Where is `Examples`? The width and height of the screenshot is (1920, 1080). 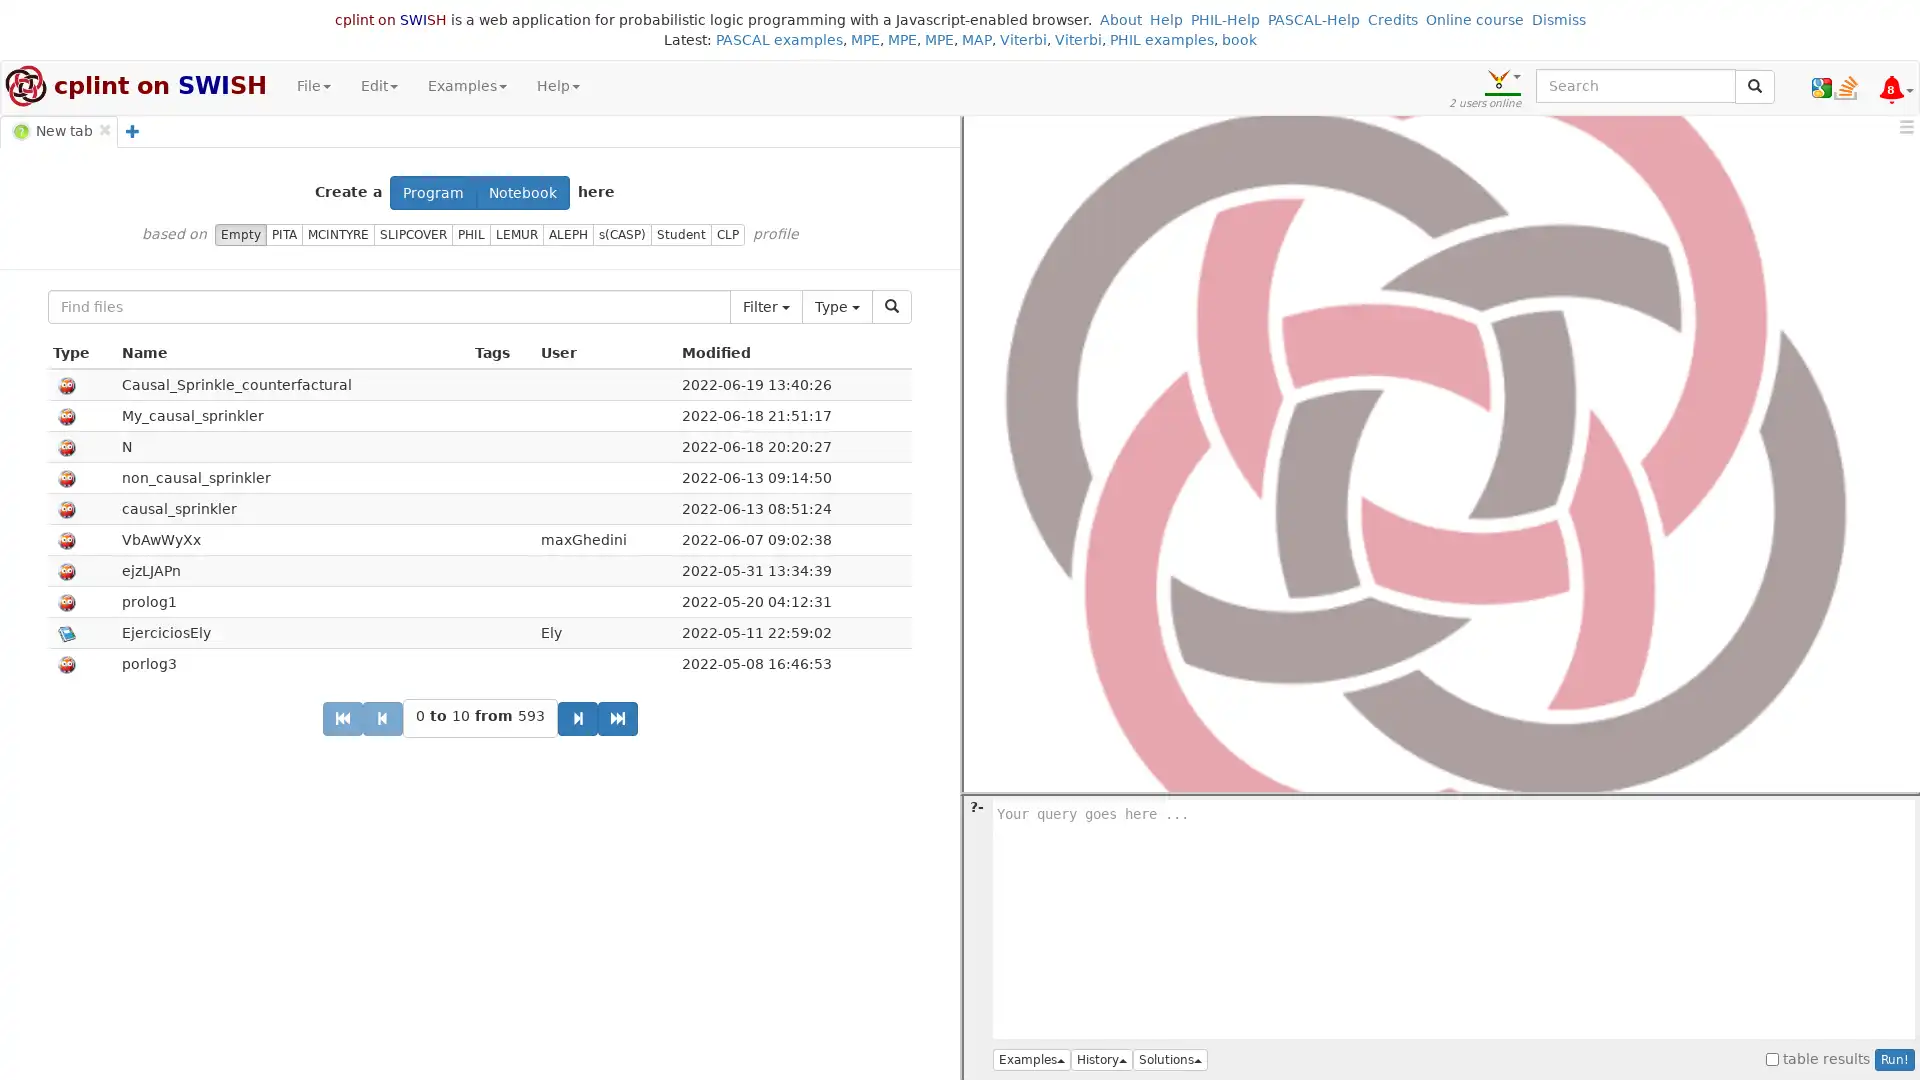 Examples is located at coordinates (1032, 1059).